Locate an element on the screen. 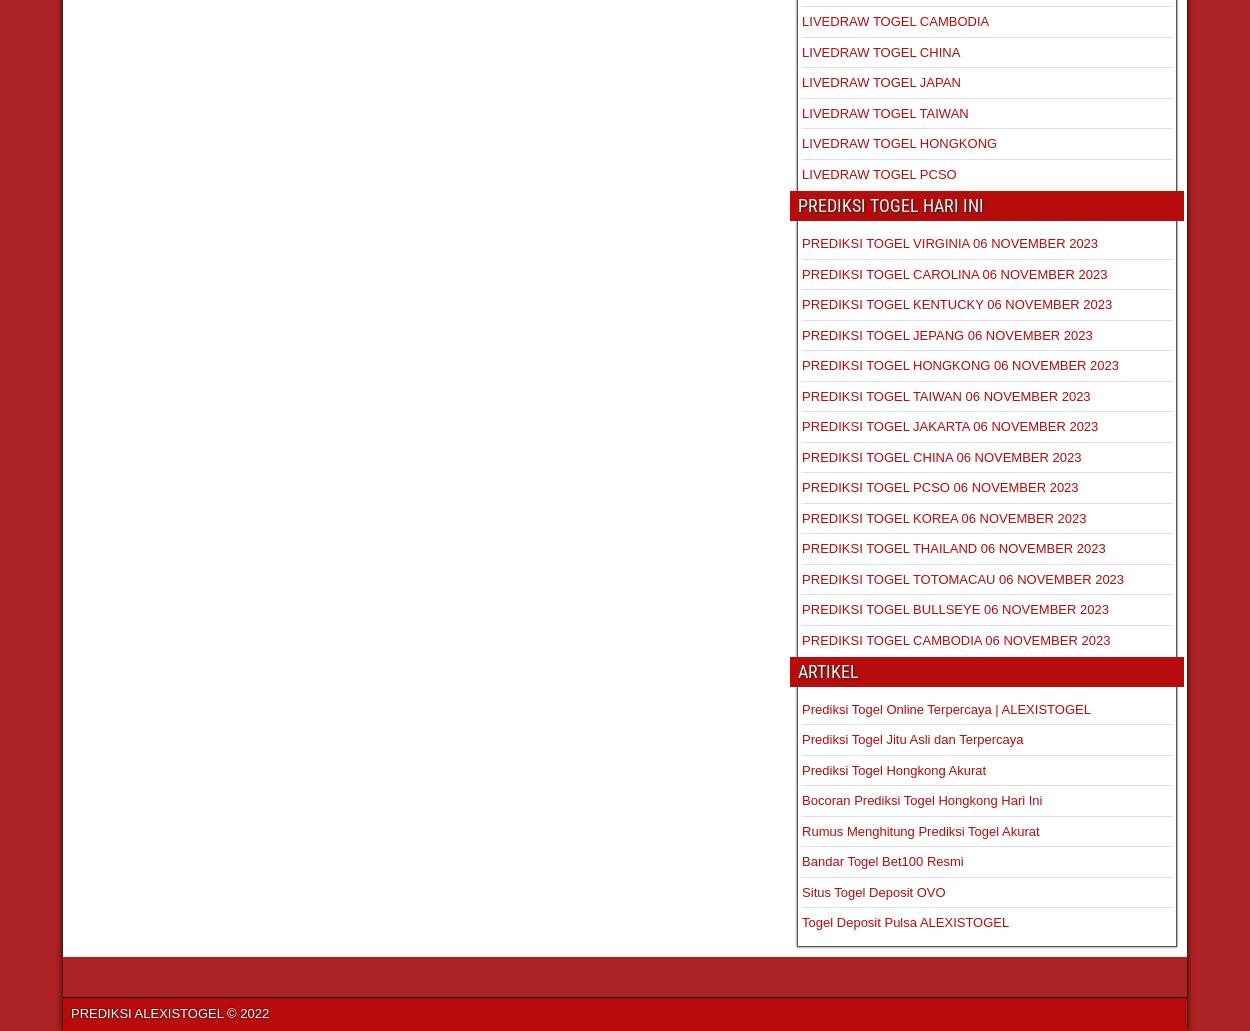 The height and width of the screenshot is (1031, 1250). 'LIVEDRAW TOGEL PCSO' is located at coordinates (879, 172).